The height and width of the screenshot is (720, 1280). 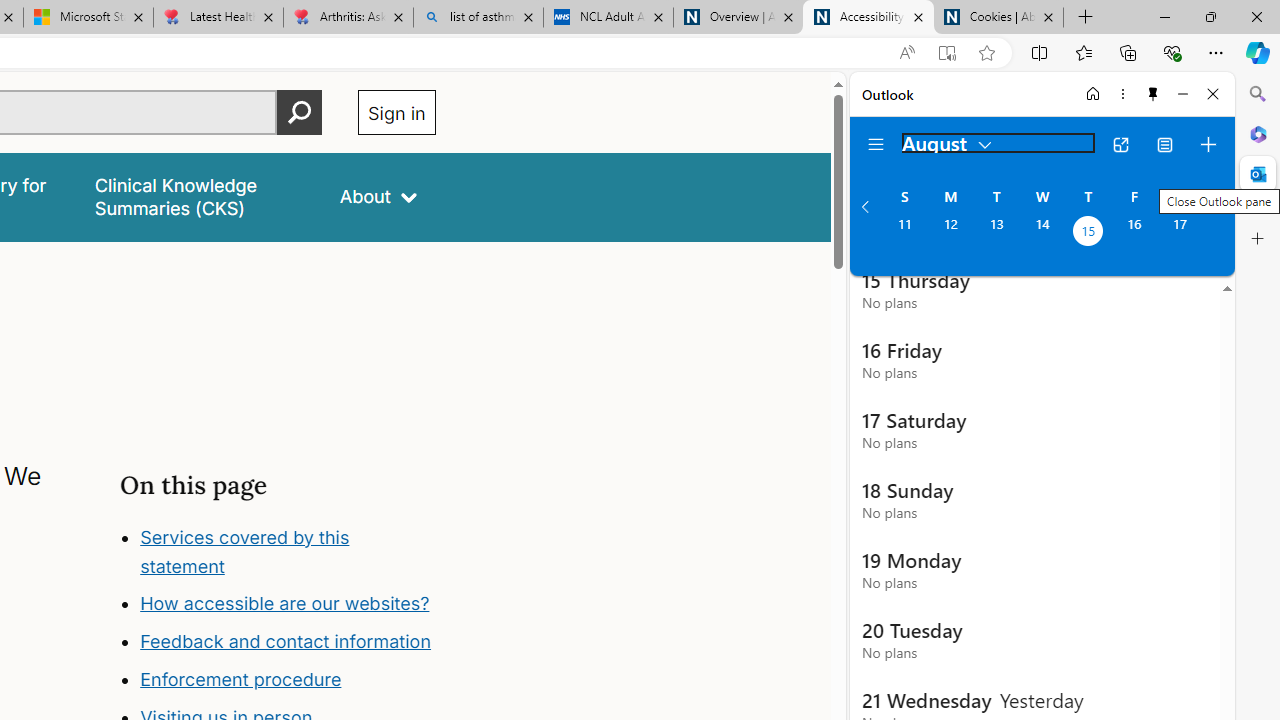 I want to click on 'Unpin side pane', so click(x=1153, y=93).